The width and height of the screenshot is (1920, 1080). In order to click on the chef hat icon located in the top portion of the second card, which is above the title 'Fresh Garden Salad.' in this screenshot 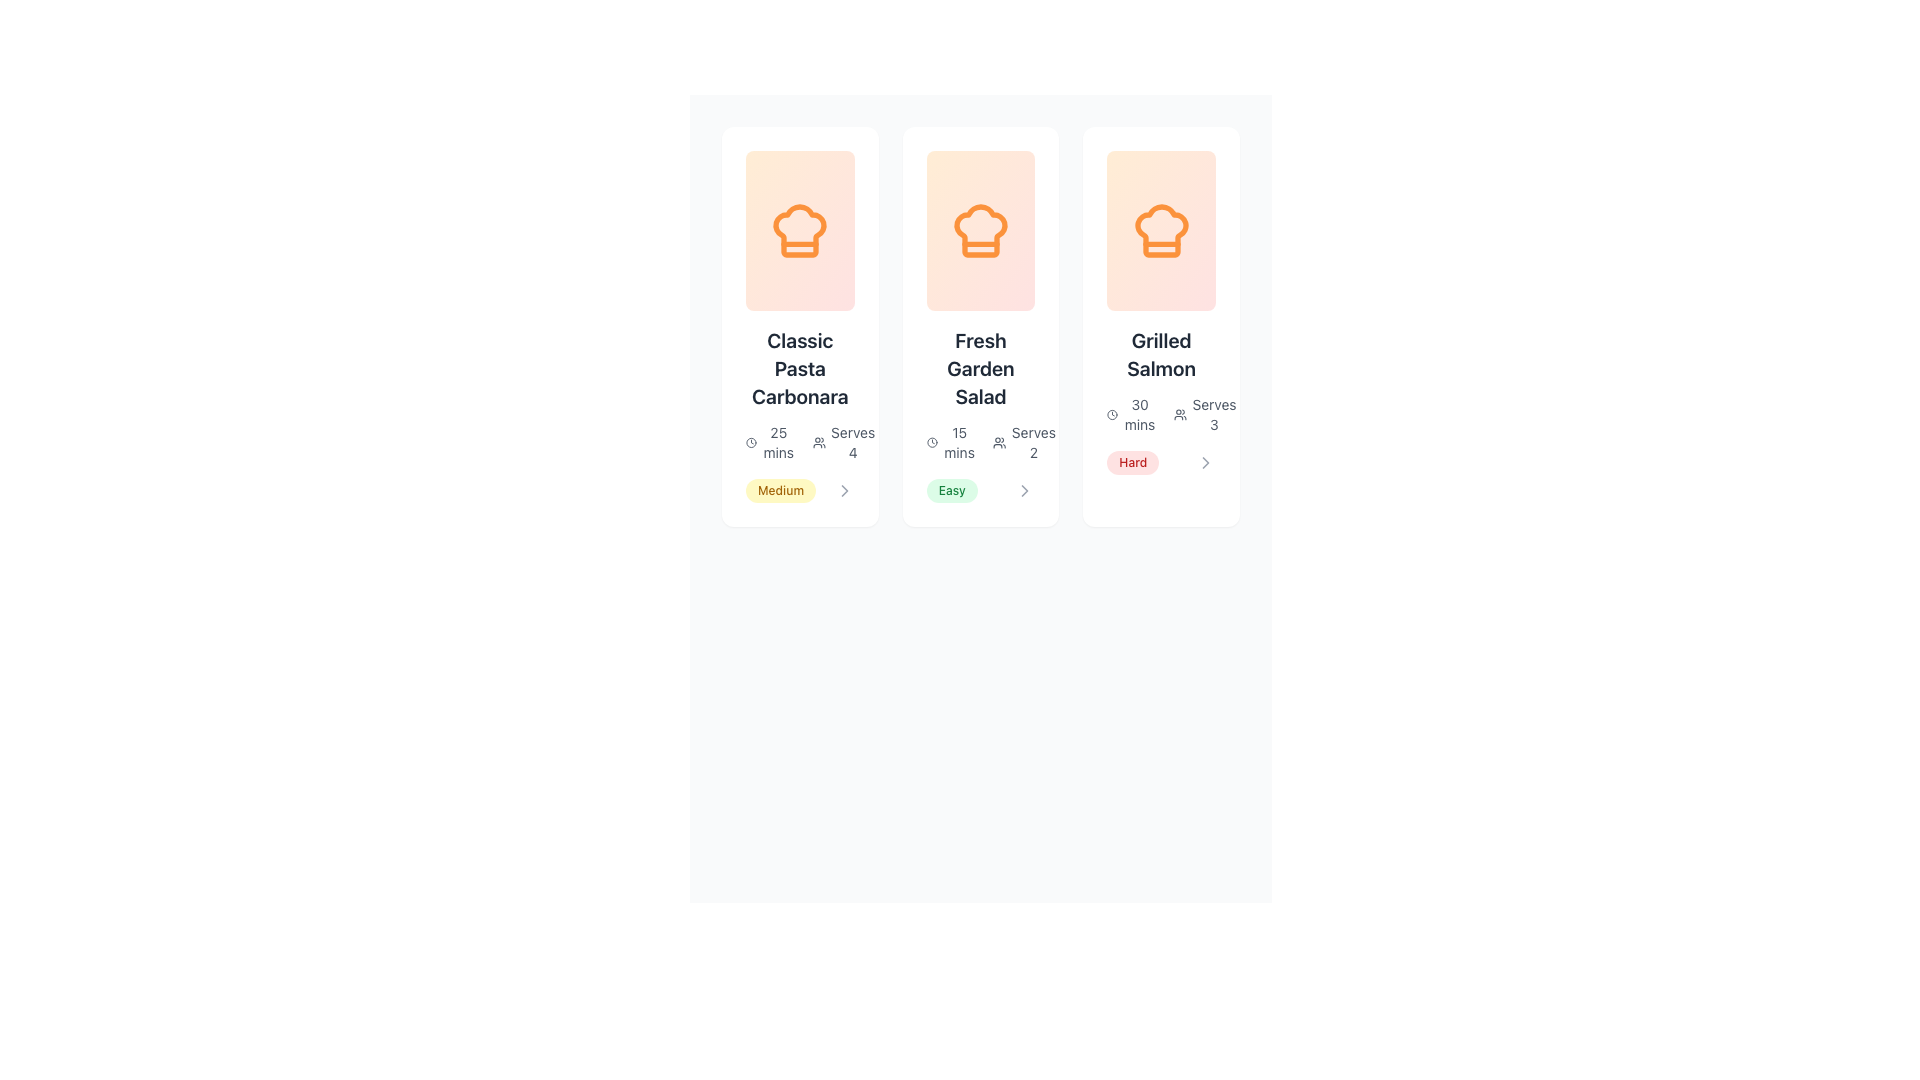, I will do `click(980, 230)`.